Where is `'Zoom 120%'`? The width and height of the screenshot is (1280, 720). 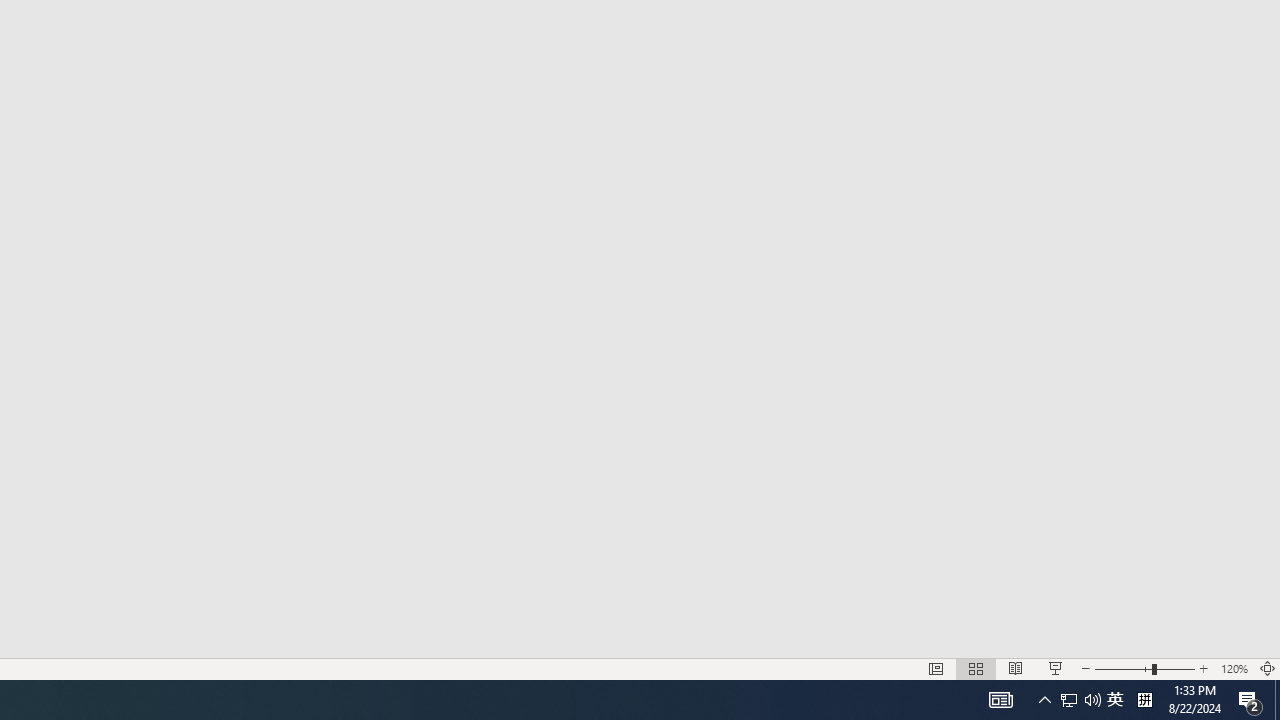
'Zoom 120%' is located at coordinates (1233, 669).